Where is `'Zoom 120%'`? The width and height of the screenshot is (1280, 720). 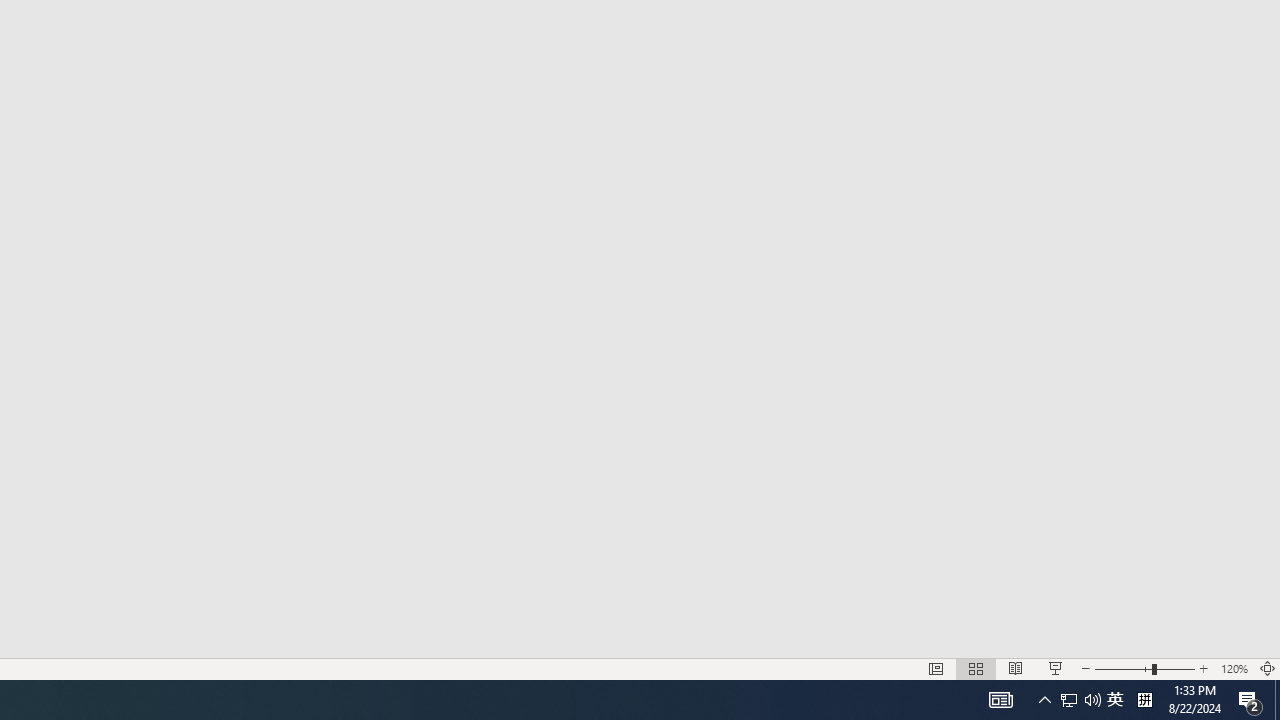
'Zoom 120%' is located at coordinates (1233, 669).